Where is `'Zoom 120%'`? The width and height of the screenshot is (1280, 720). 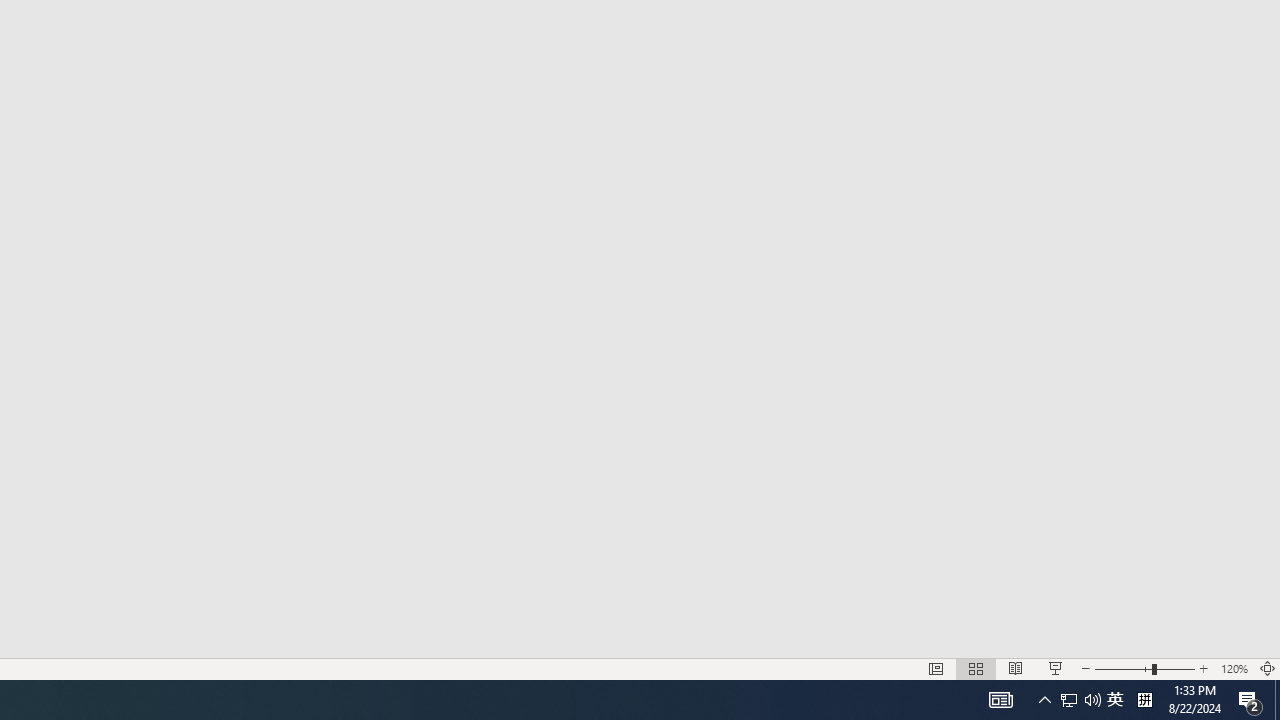
'Zoom 120%' is located at coordinates (1233, 669).